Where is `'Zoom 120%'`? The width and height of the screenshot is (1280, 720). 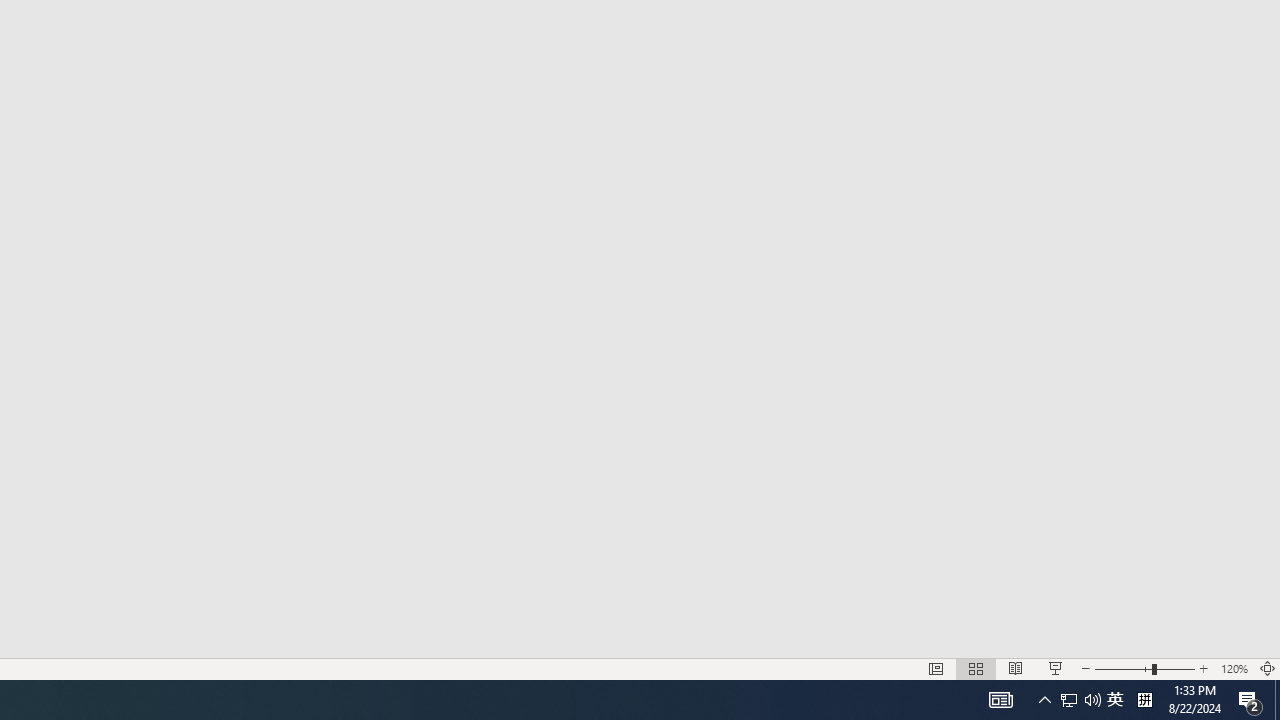
'Zoom 120%' is located at coordinates (1233, 669).